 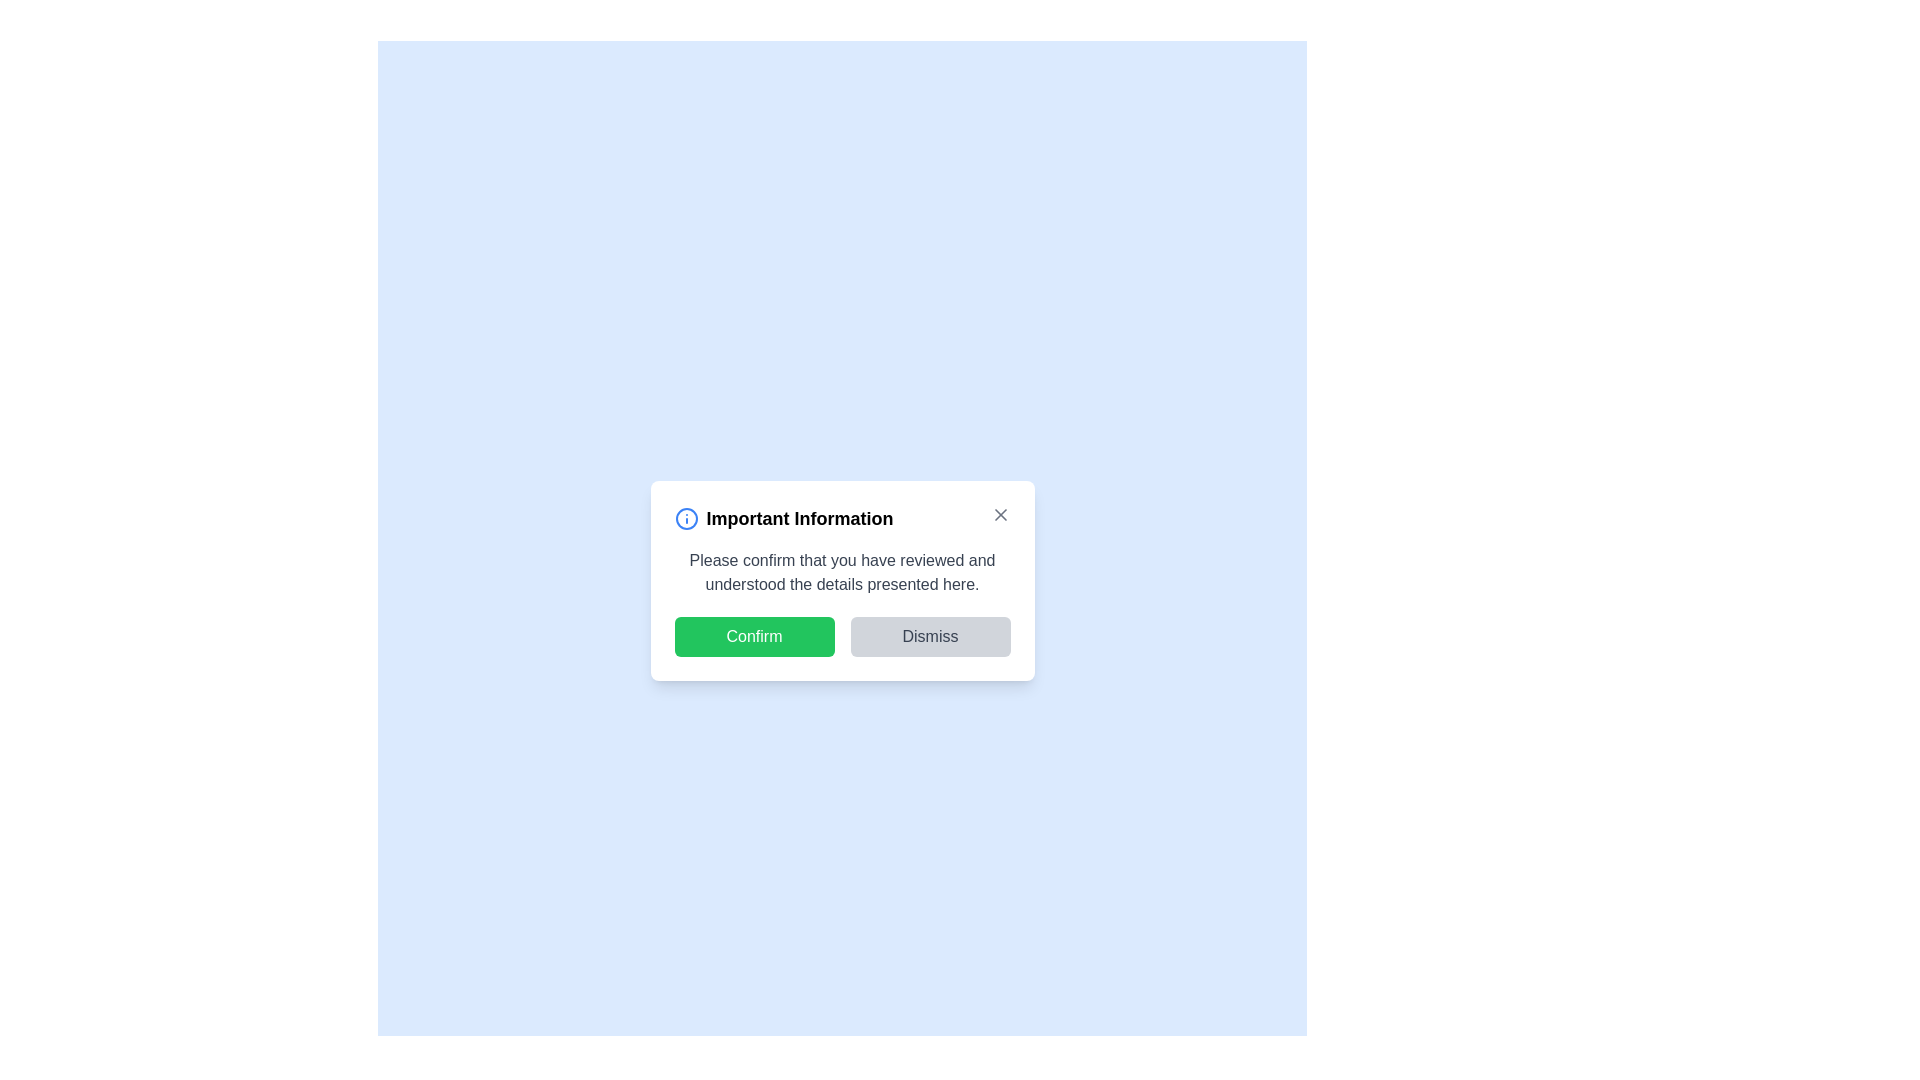 I want to click on the 'Confirm' button located near the center of the interface to observe its hover effect, so click(x=753, y=636).